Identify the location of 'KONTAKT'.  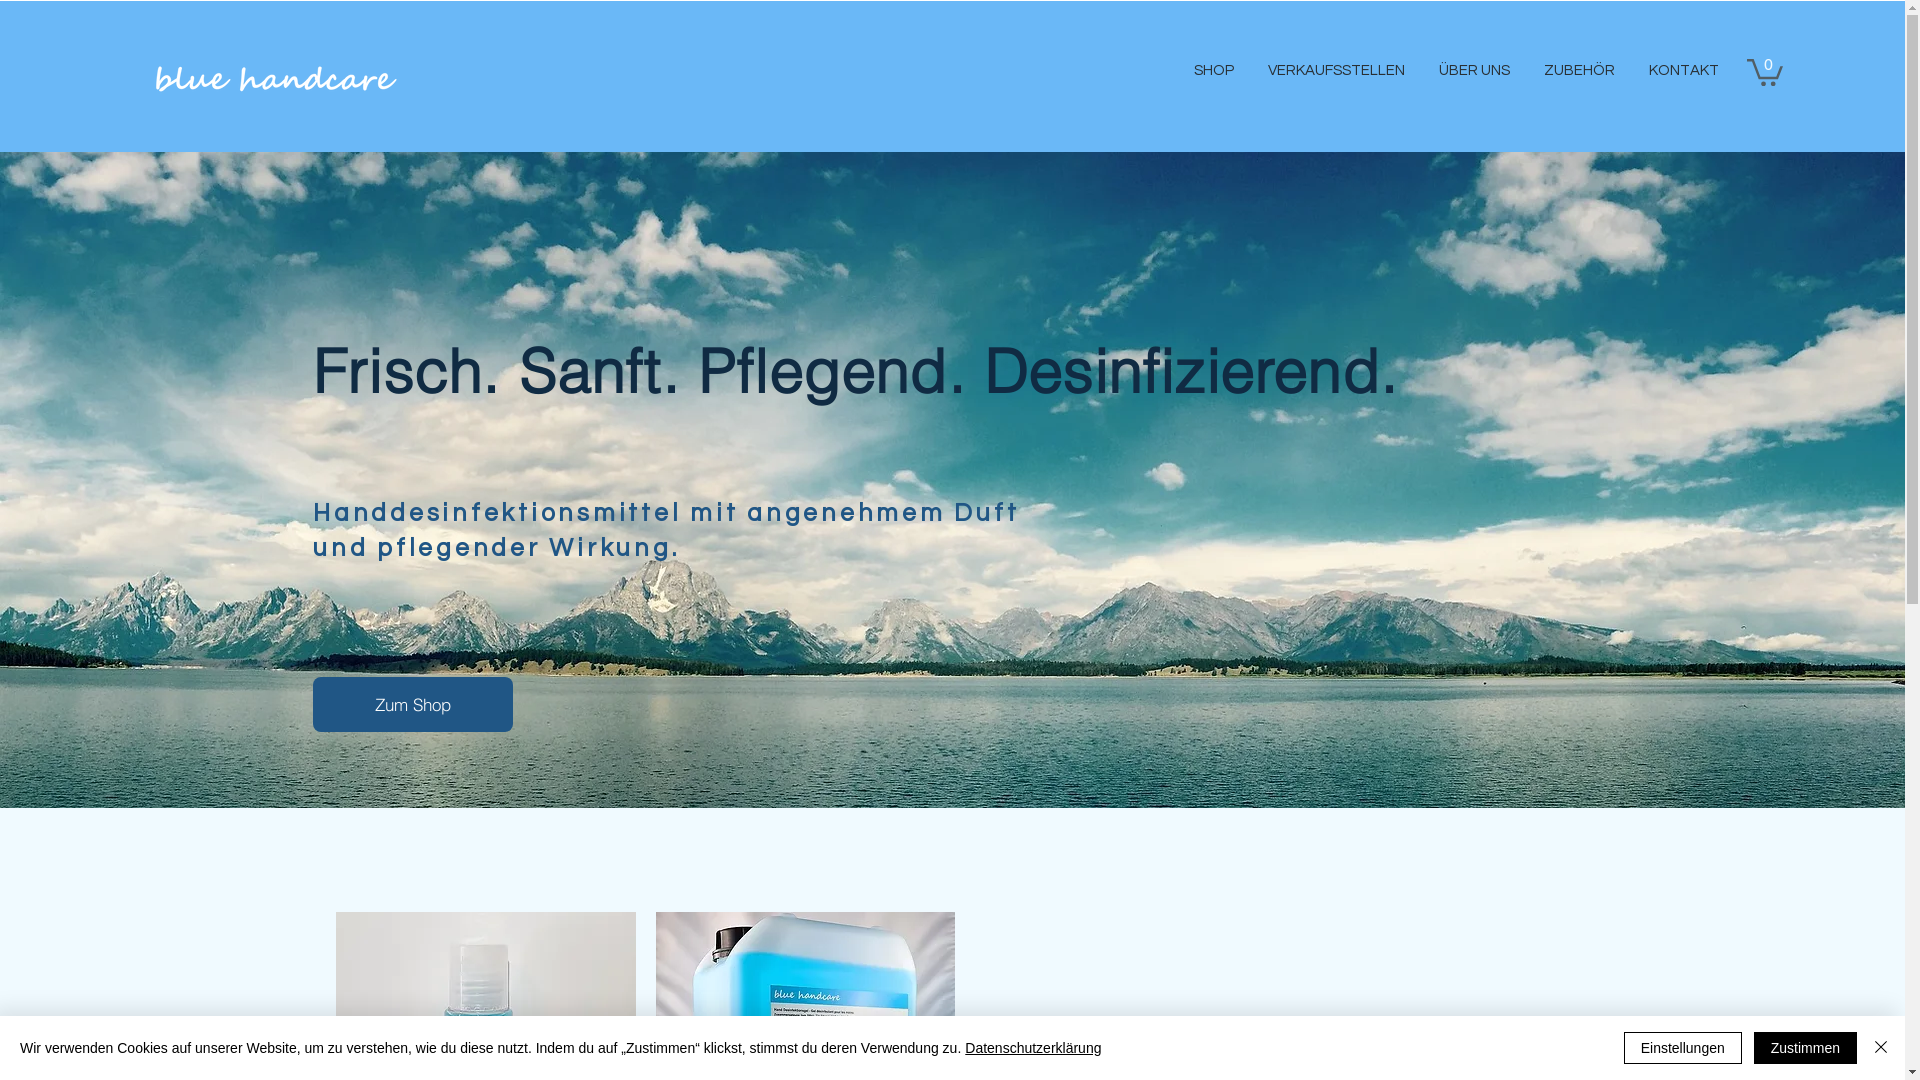
(1680, 69).